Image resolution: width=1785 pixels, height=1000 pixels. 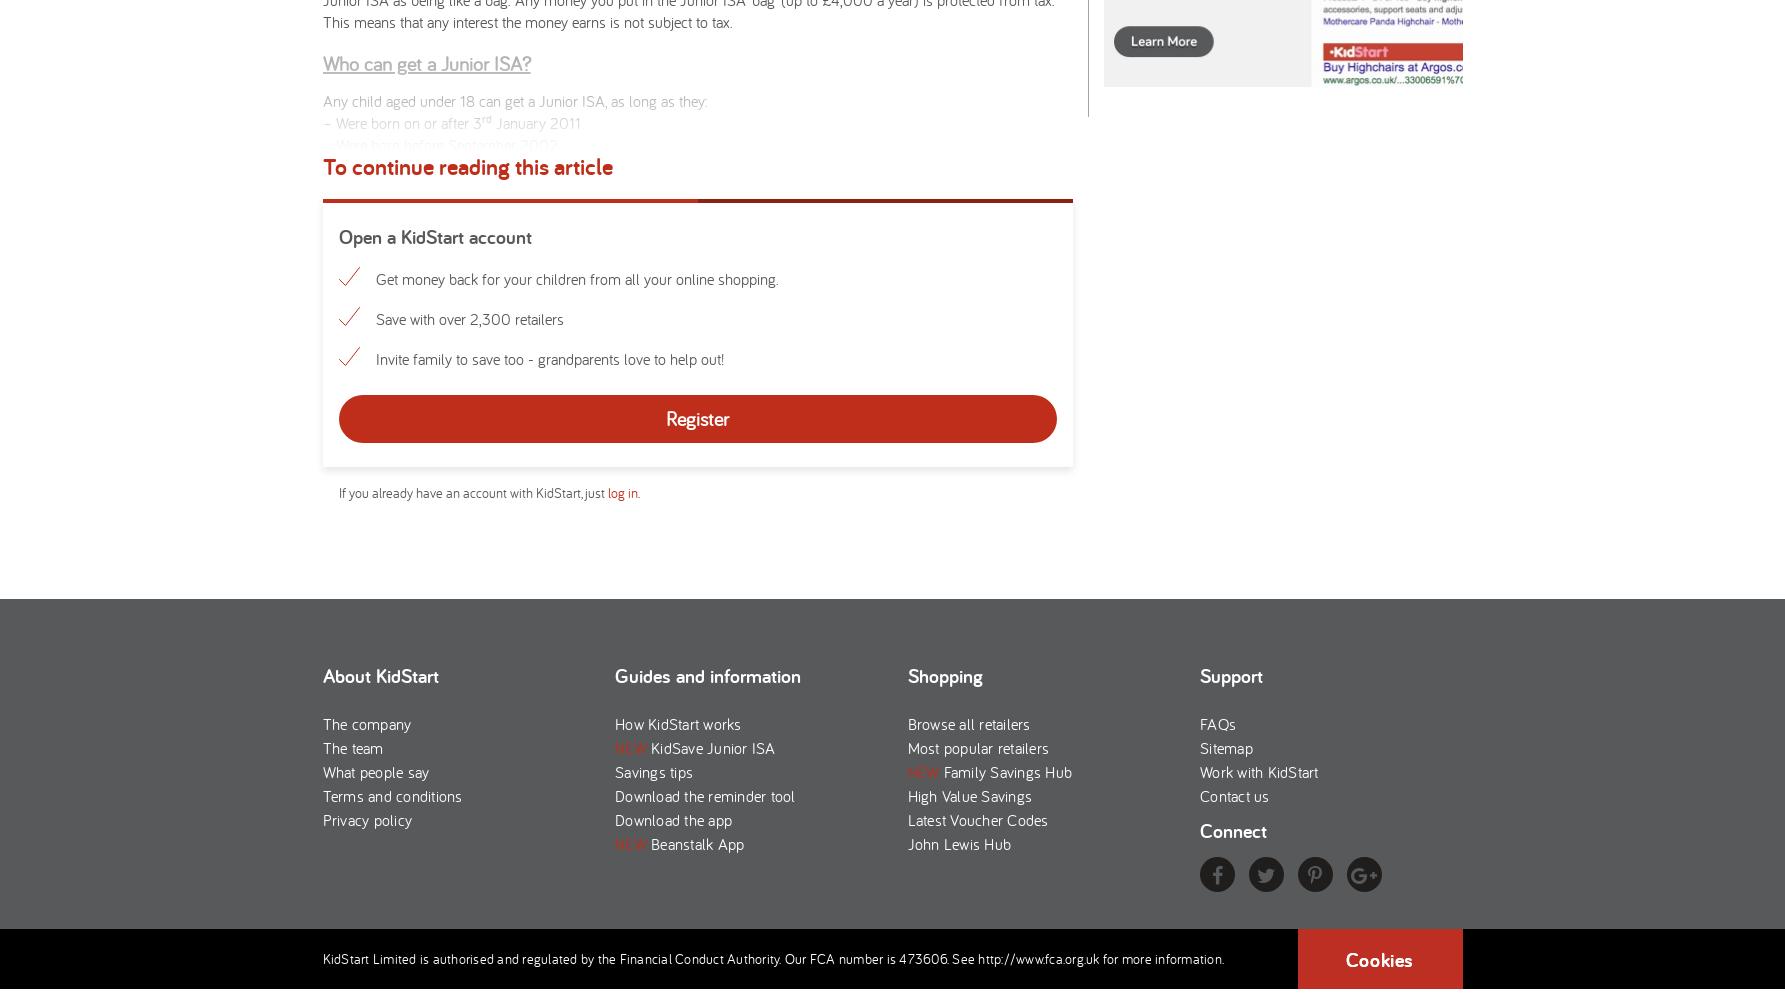 What do you see at coordinates (1004, 771) in the screenshot?
I see `'Family Savings Hub'` at bounding box center [1004, 771].